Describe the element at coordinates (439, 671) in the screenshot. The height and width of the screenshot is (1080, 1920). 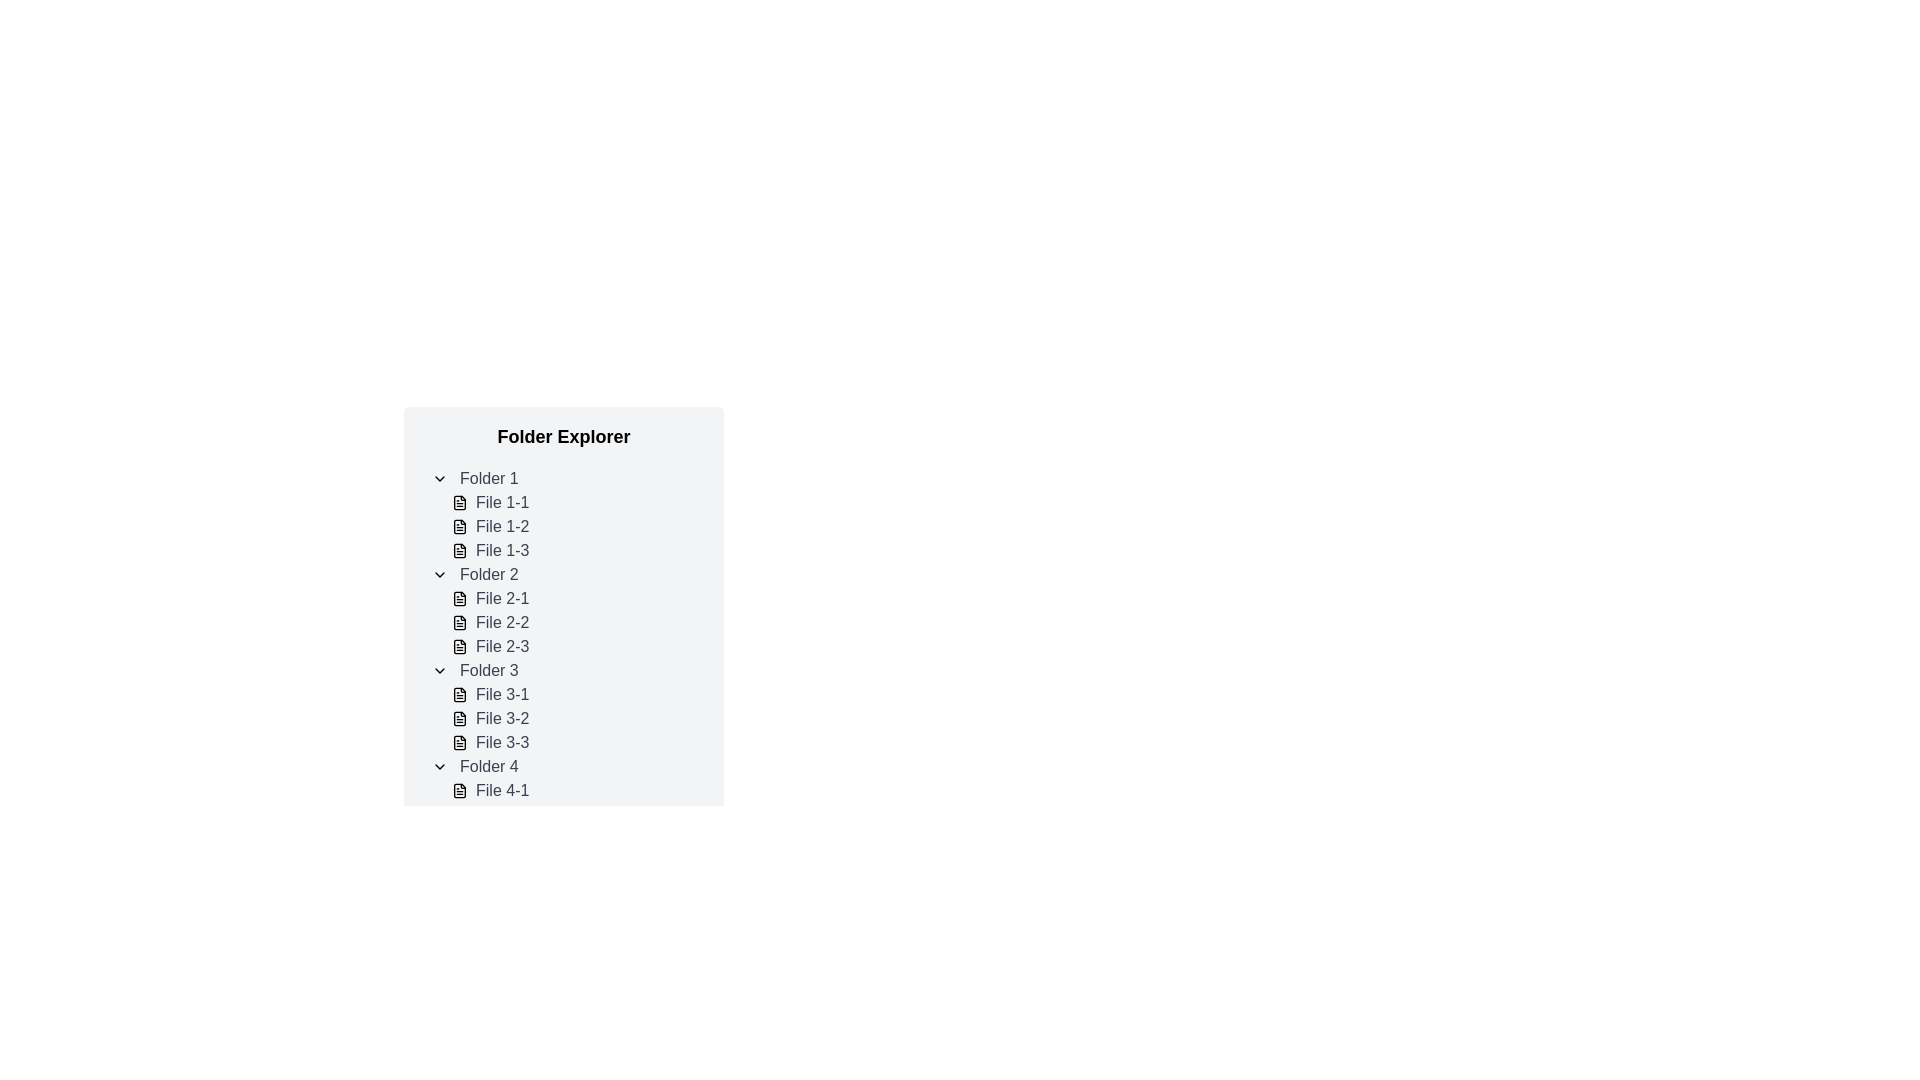
I see `the button with a downwards-chevron icon next to the text labeled 'Folder 3'` at that location.